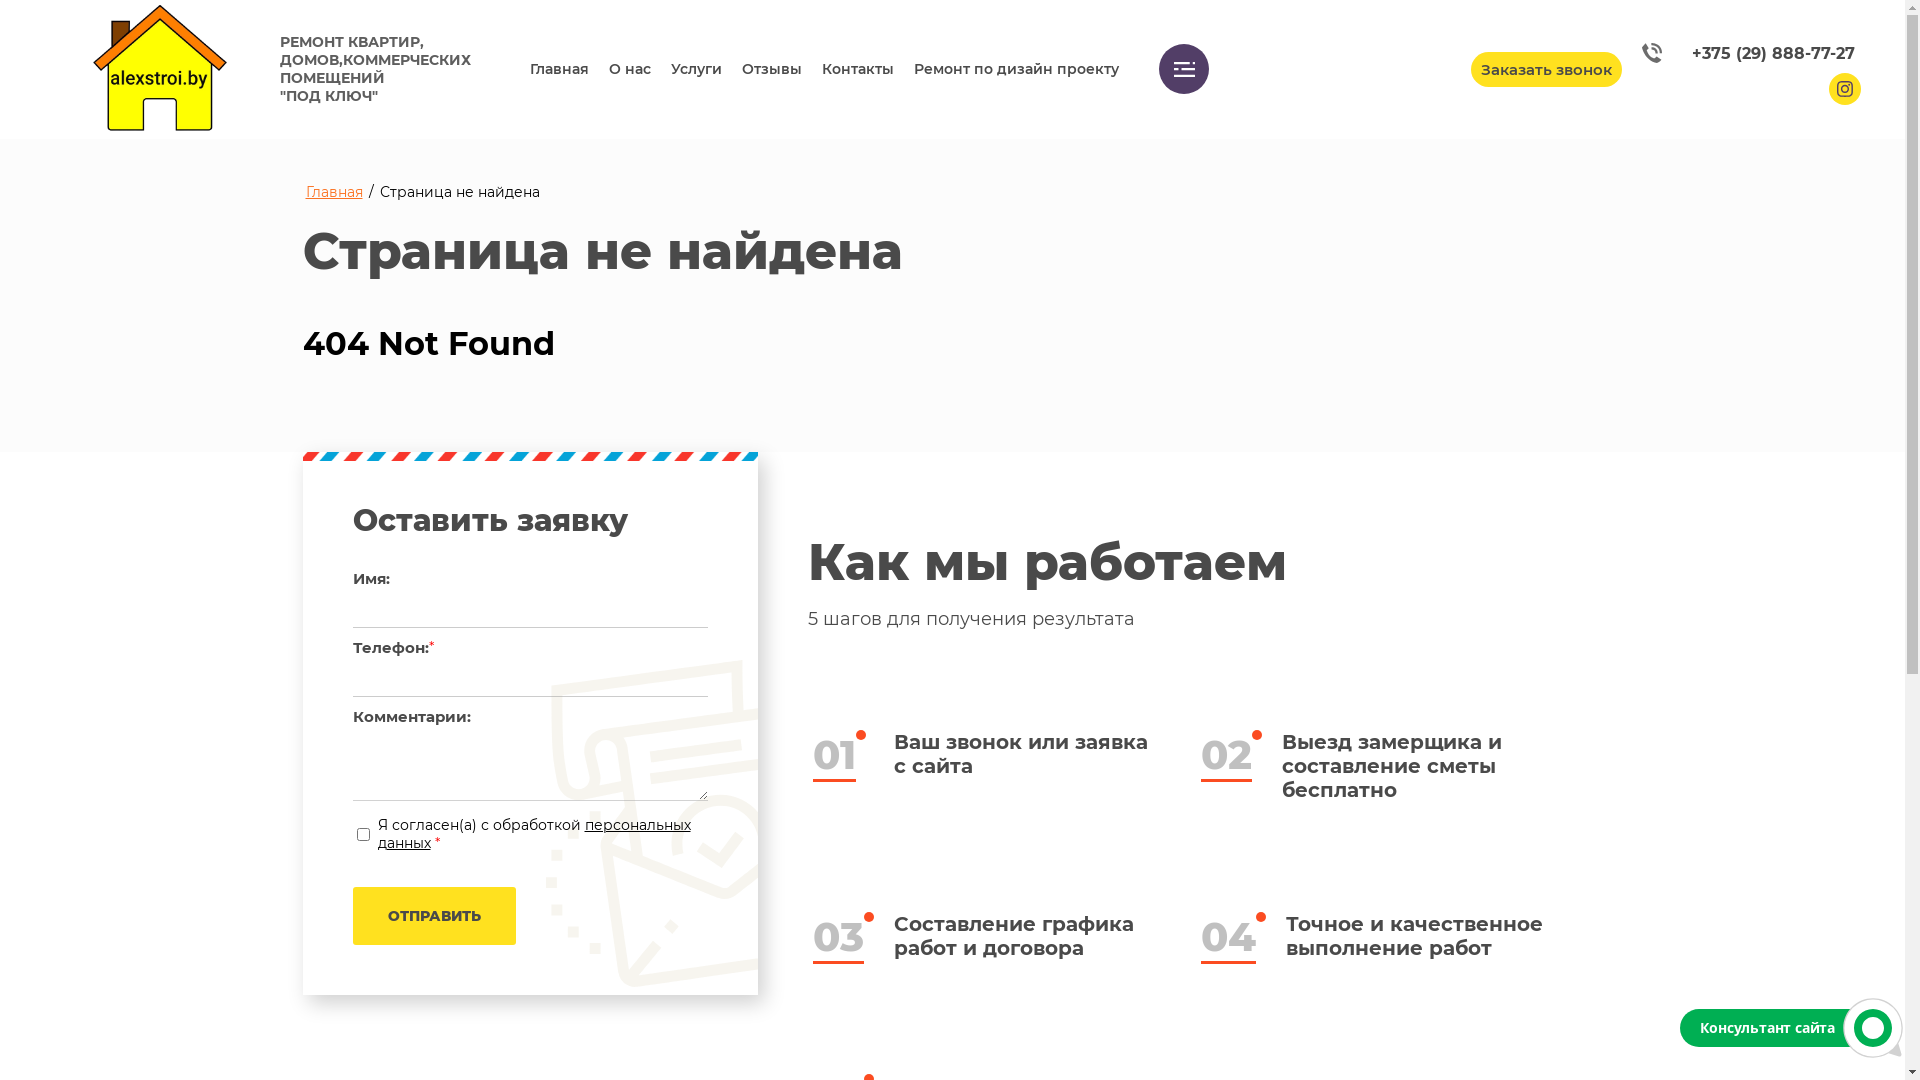 The height and width of the screenshot is (1080, 1920). Describe the element at coordinates (1747, 52) in the screenshot. I see `'+375 (29) 888-77-27'` at that location.